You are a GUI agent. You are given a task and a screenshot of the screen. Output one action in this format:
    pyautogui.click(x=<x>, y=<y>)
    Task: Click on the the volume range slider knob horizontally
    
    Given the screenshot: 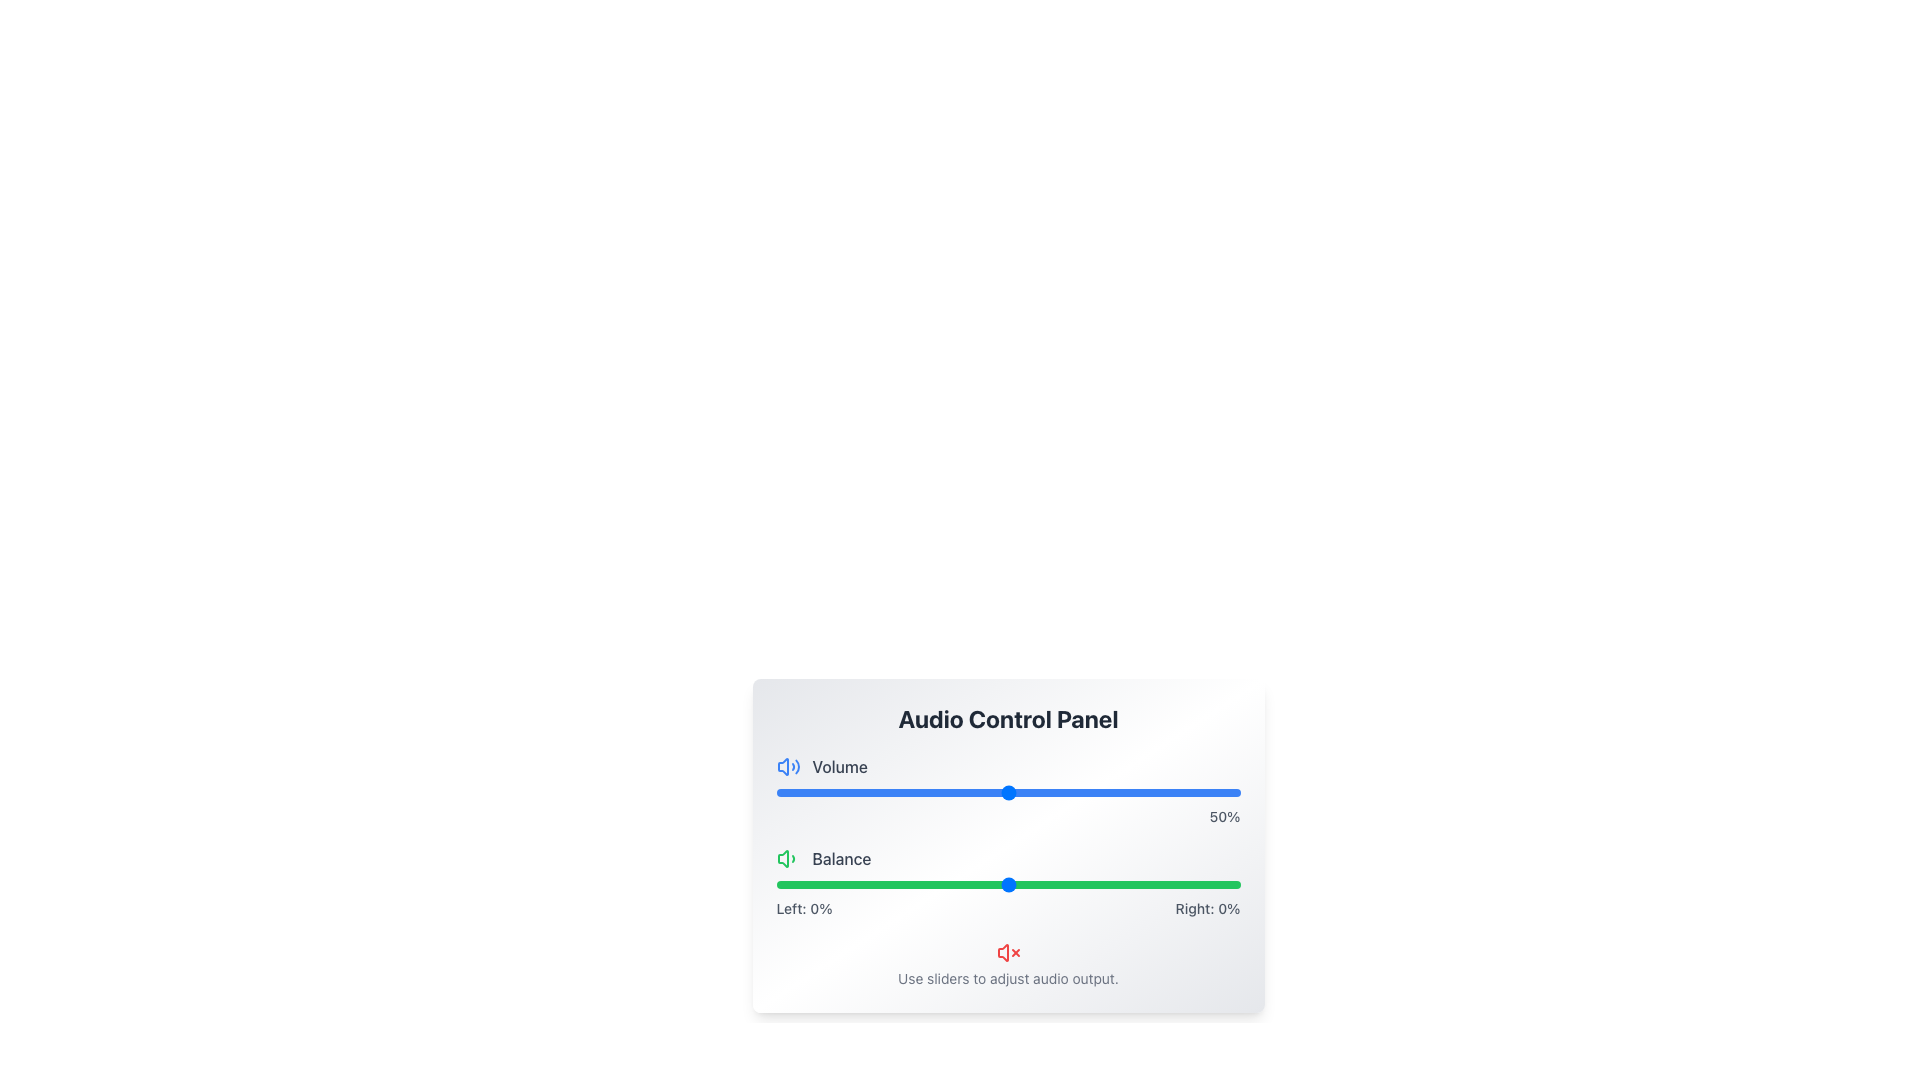 What is the action you would take?
    pyautogui.click(x=1008, y=792)
    